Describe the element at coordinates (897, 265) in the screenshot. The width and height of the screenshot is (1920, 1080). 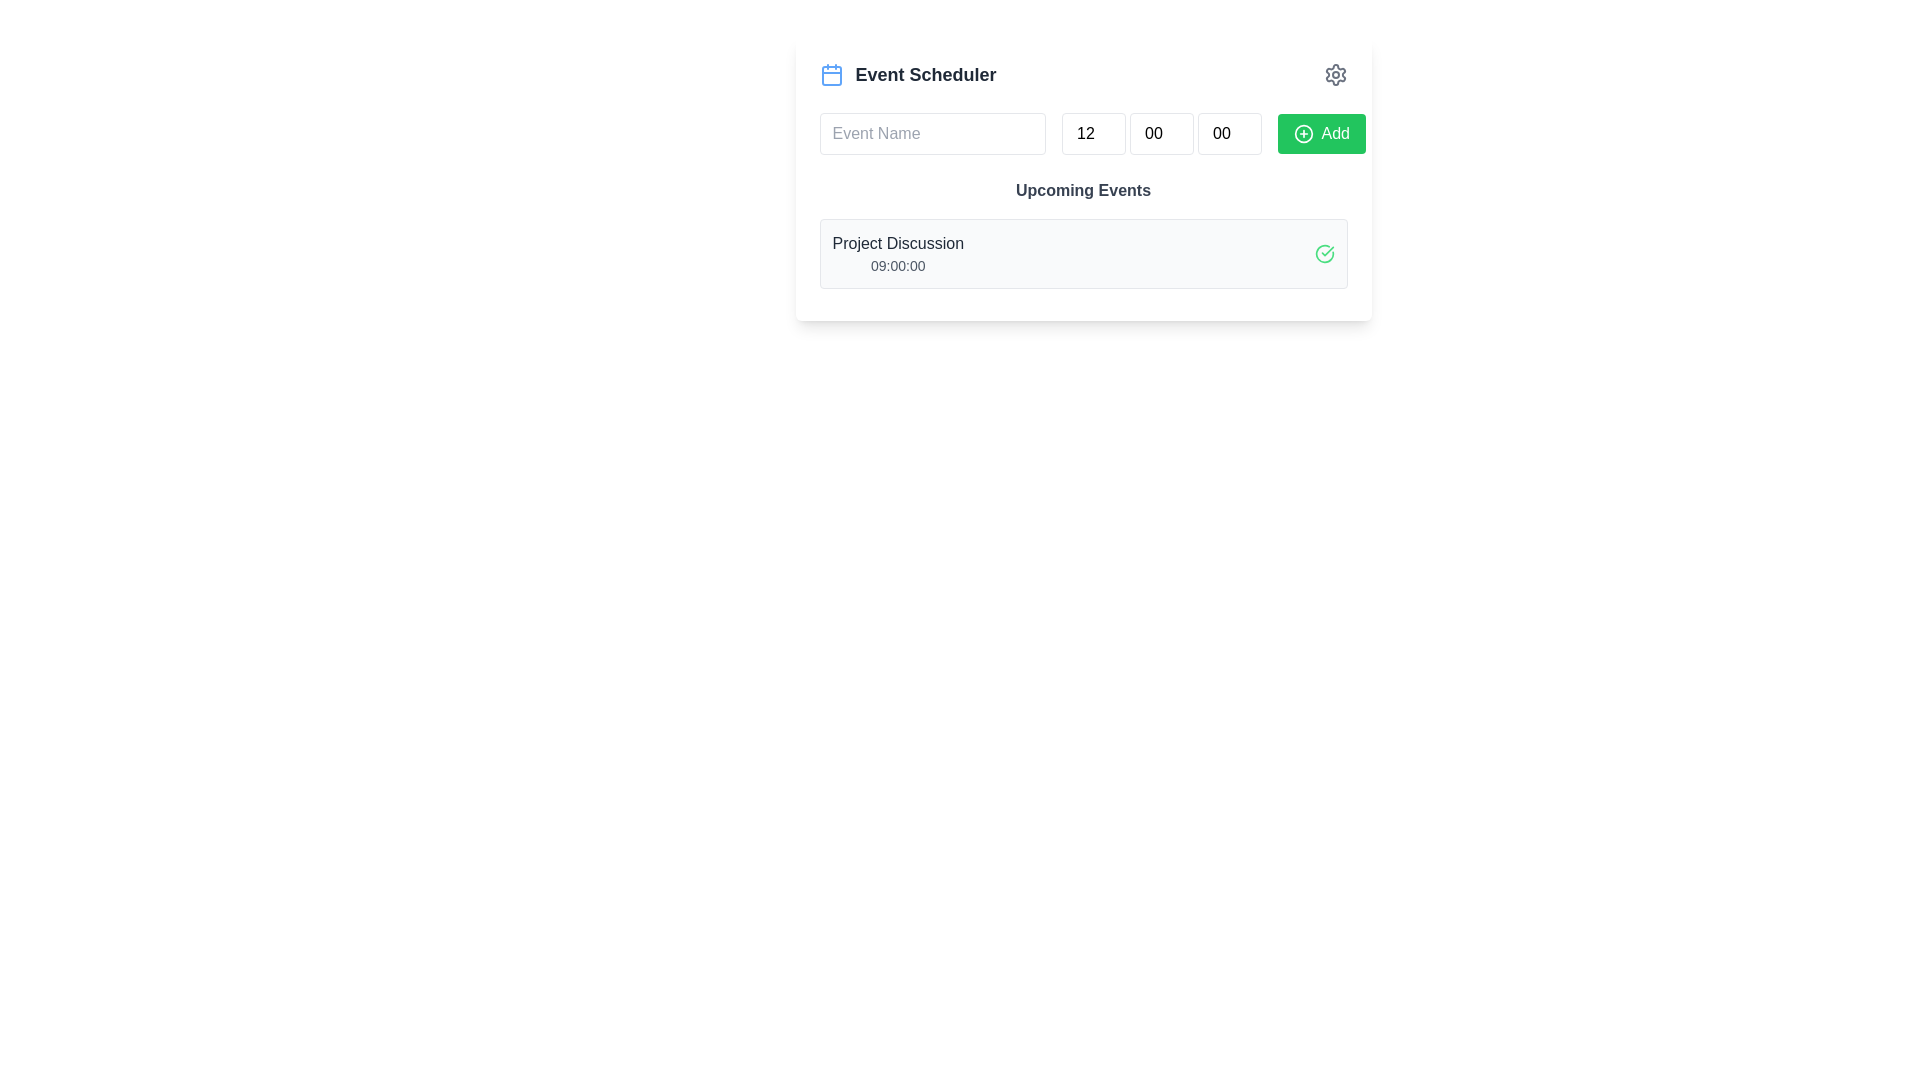
I see `the static text label displaying the start or scheduled time associated with the 'Project Discussion' item, located in the bottom-right section of the 'Project Discussion' panel` at that location.